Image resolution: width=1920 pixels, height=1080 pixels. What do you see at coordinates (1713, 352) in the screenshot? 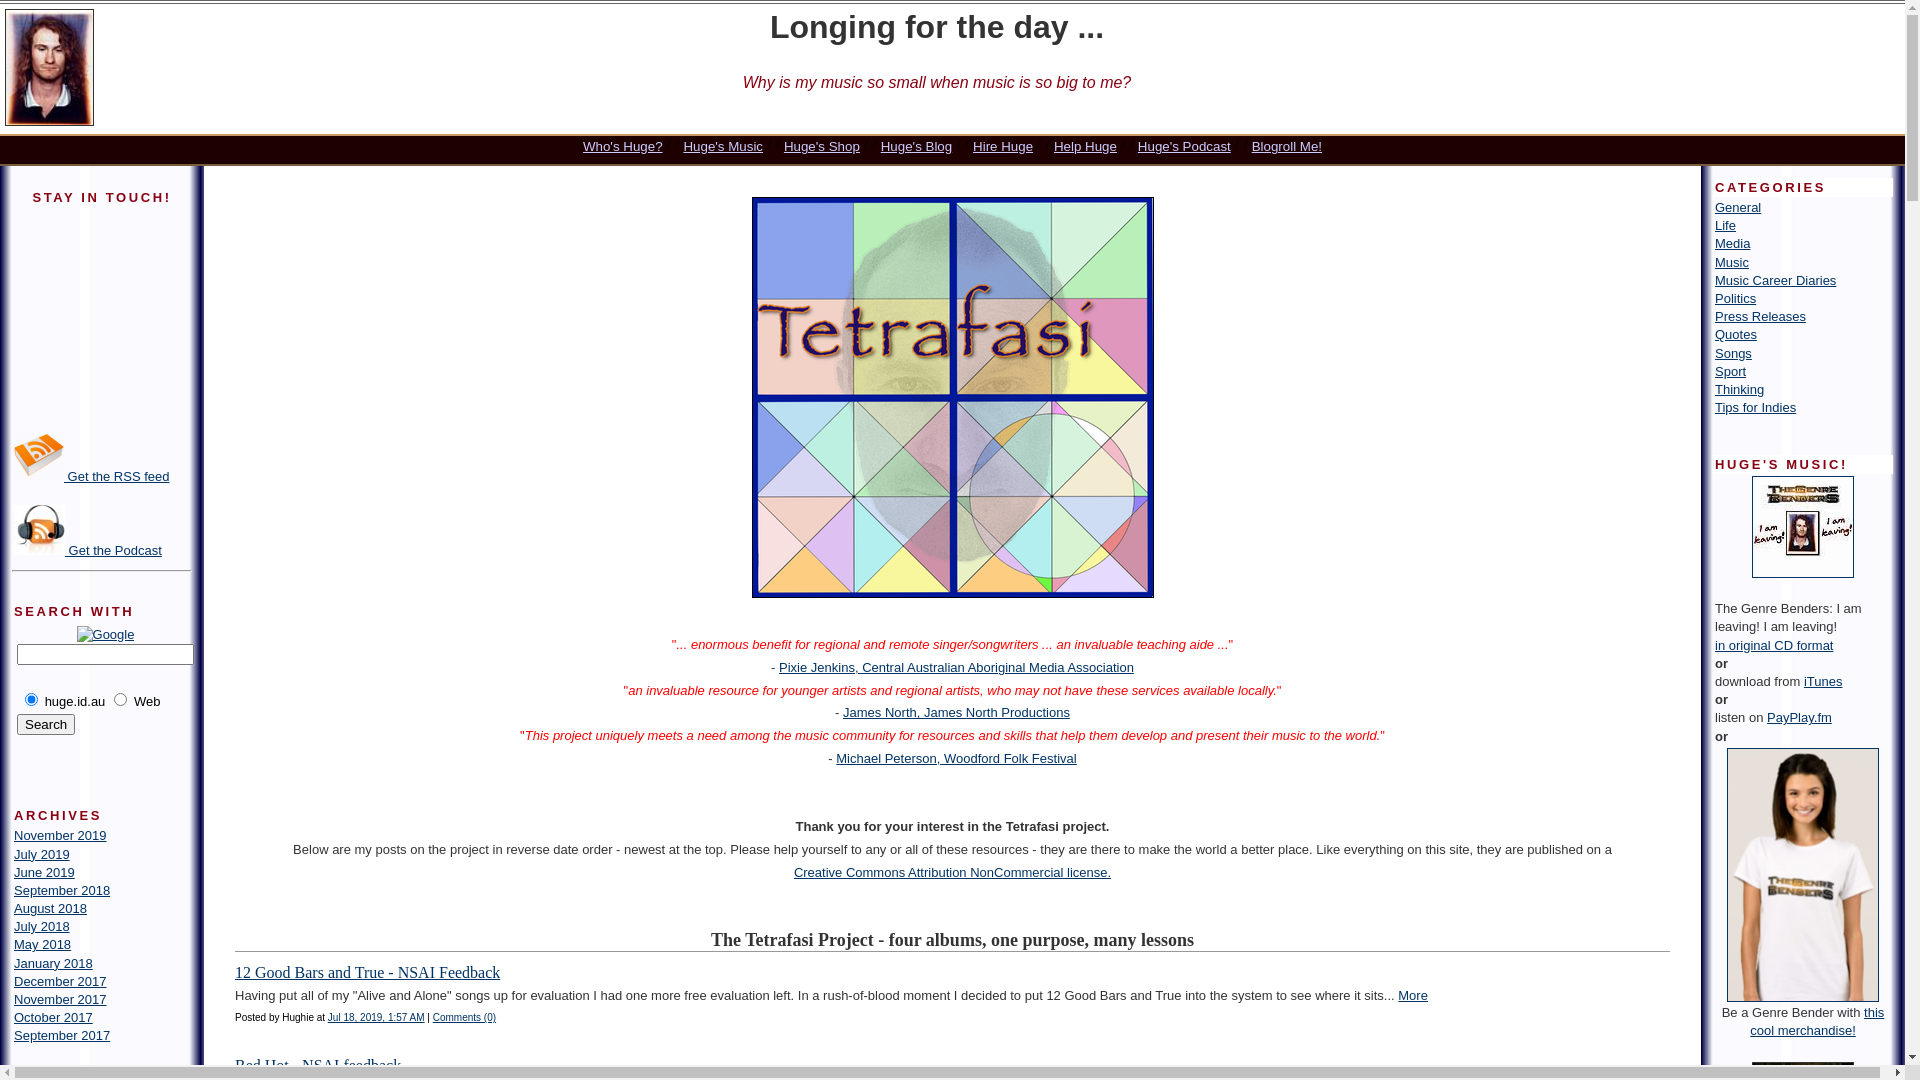
I see `'Songs'` at bounding box center [1713, 352].